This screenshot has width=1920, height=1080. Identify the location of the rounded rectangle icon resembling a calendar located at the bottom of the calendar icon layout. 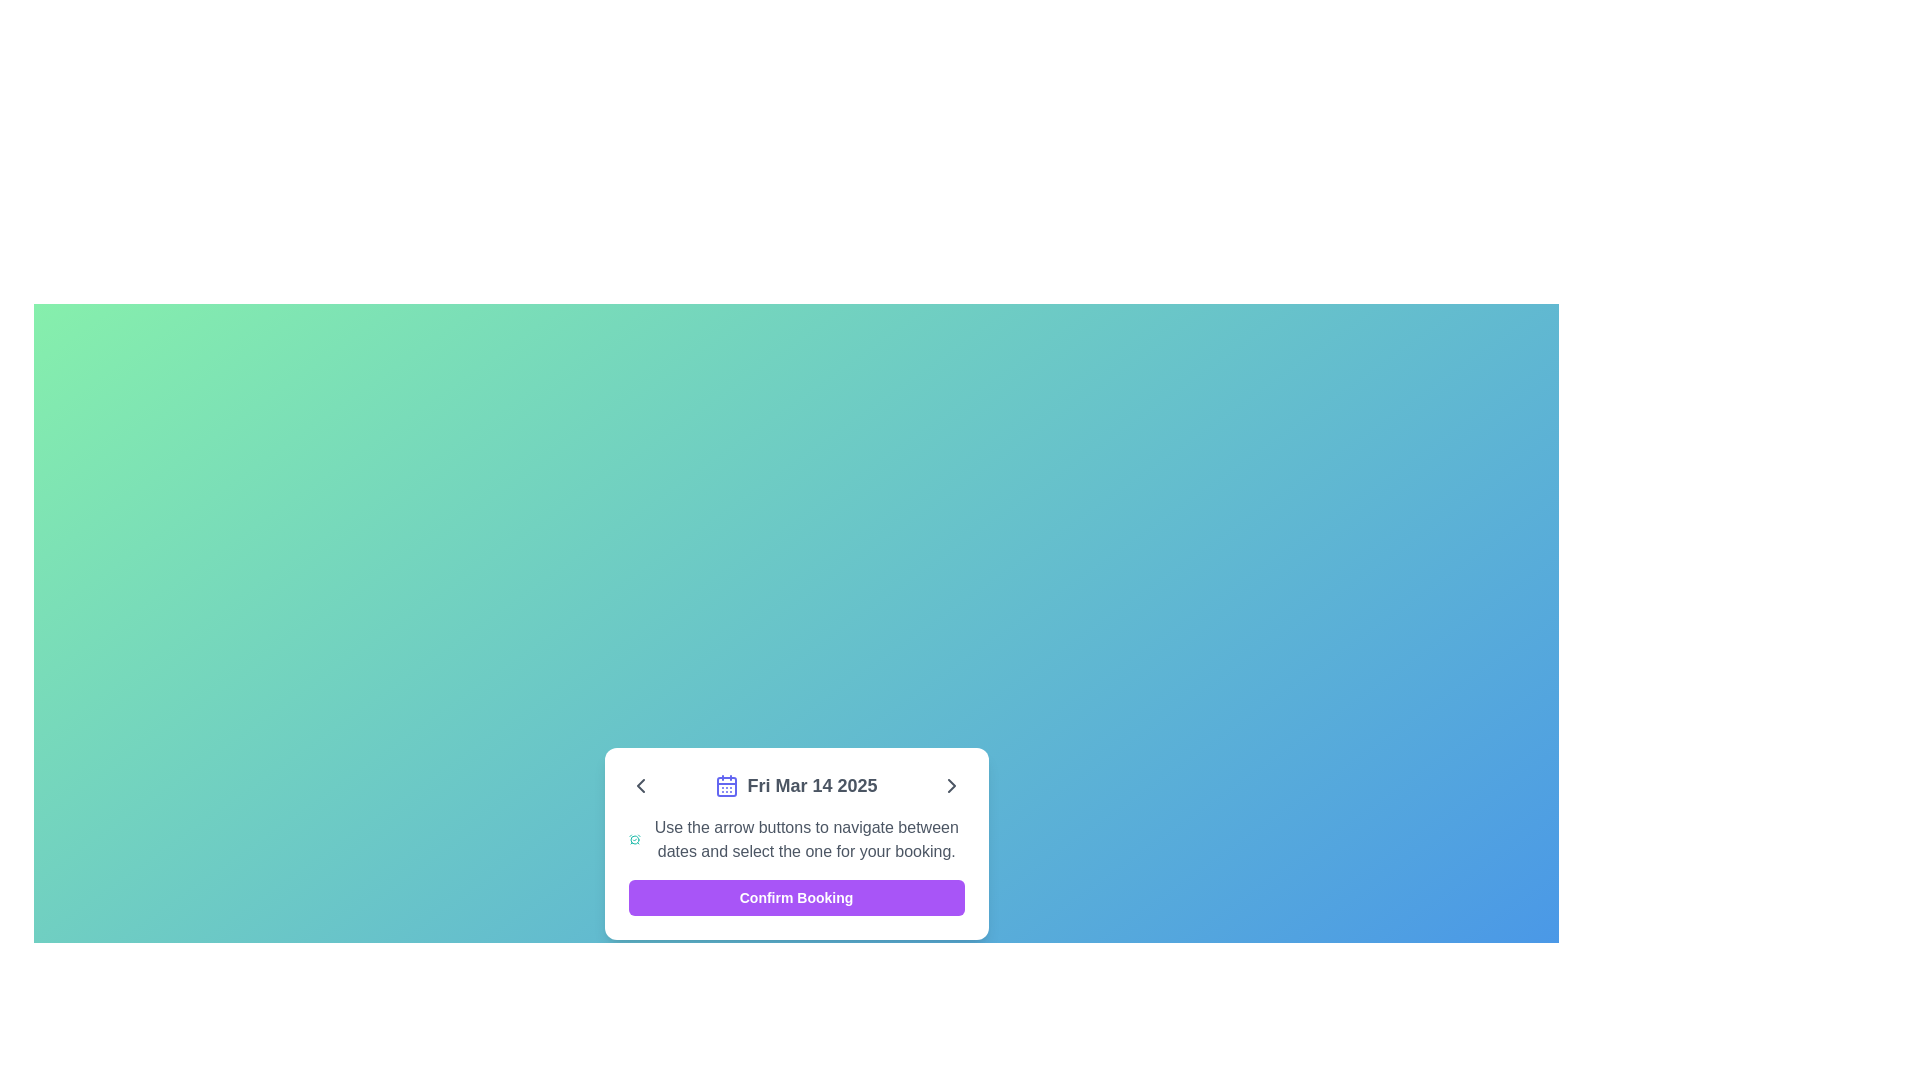
(726, 785).